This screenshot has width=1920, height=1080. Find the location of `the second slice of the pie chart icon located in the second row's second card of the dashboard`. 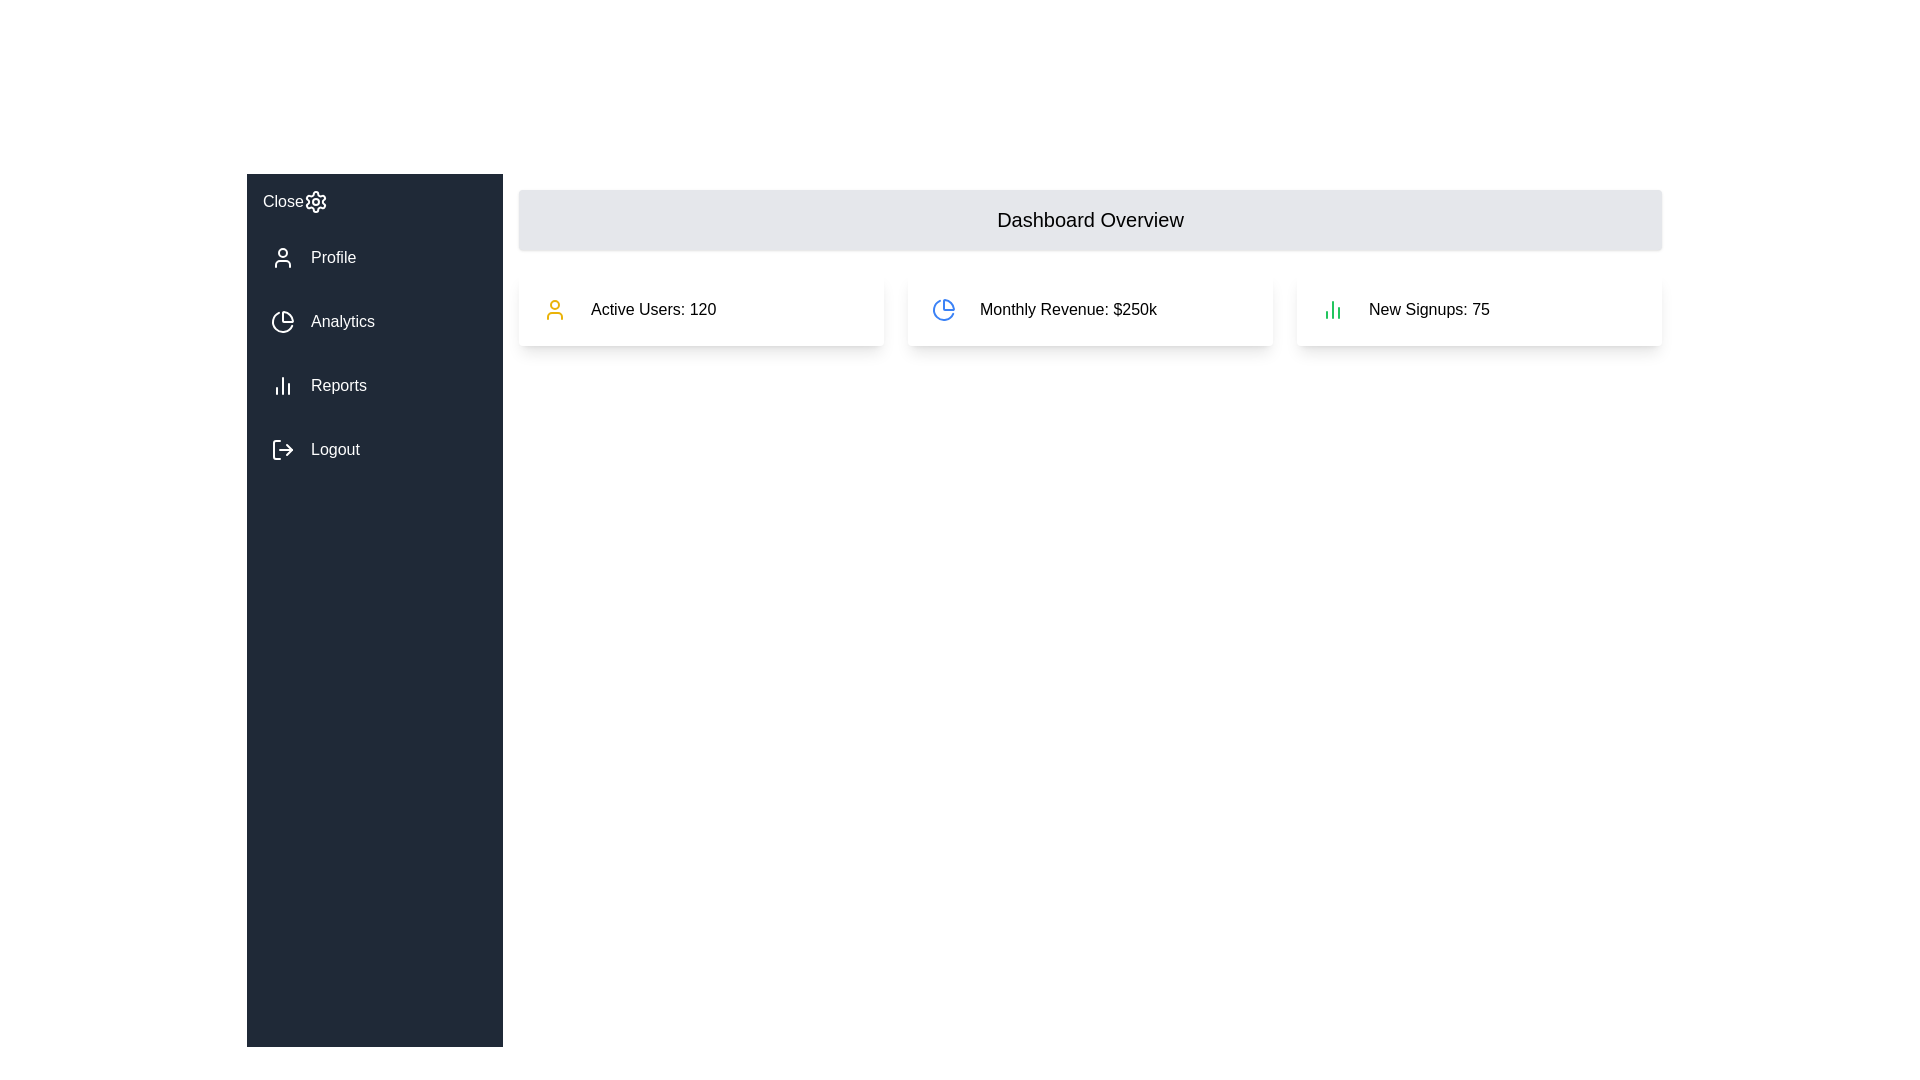

the second slice of the pie chart icon located in the second row's second card of the dashboard is located at coordinates (942, 310).